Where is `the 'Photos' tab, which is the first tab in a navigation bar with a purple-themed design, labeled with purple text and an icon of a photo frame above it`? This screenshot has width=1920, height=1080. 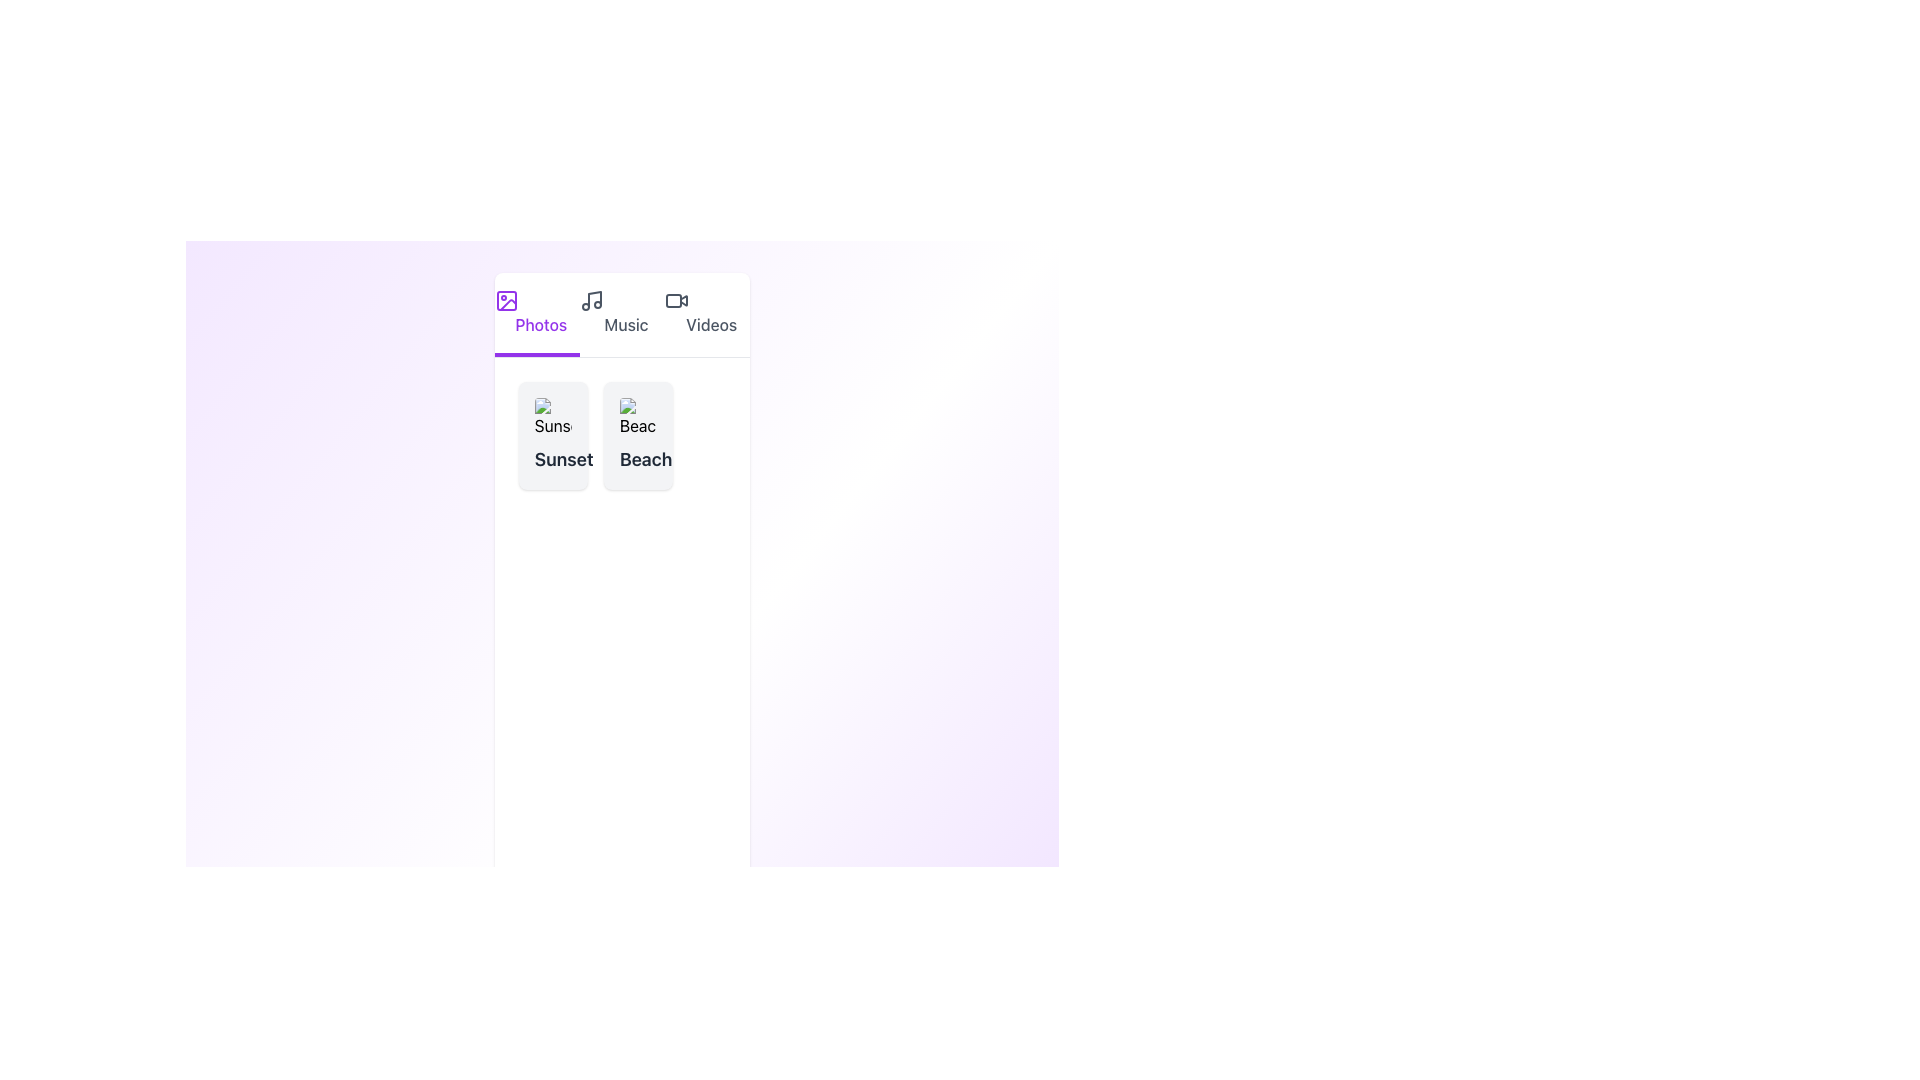 the 'Photos' tab, which is the first tab in a navigation bar with a purple-themed design, labeled with purple text and an icon of a photo frame above it is located at coordinates (537, 315).